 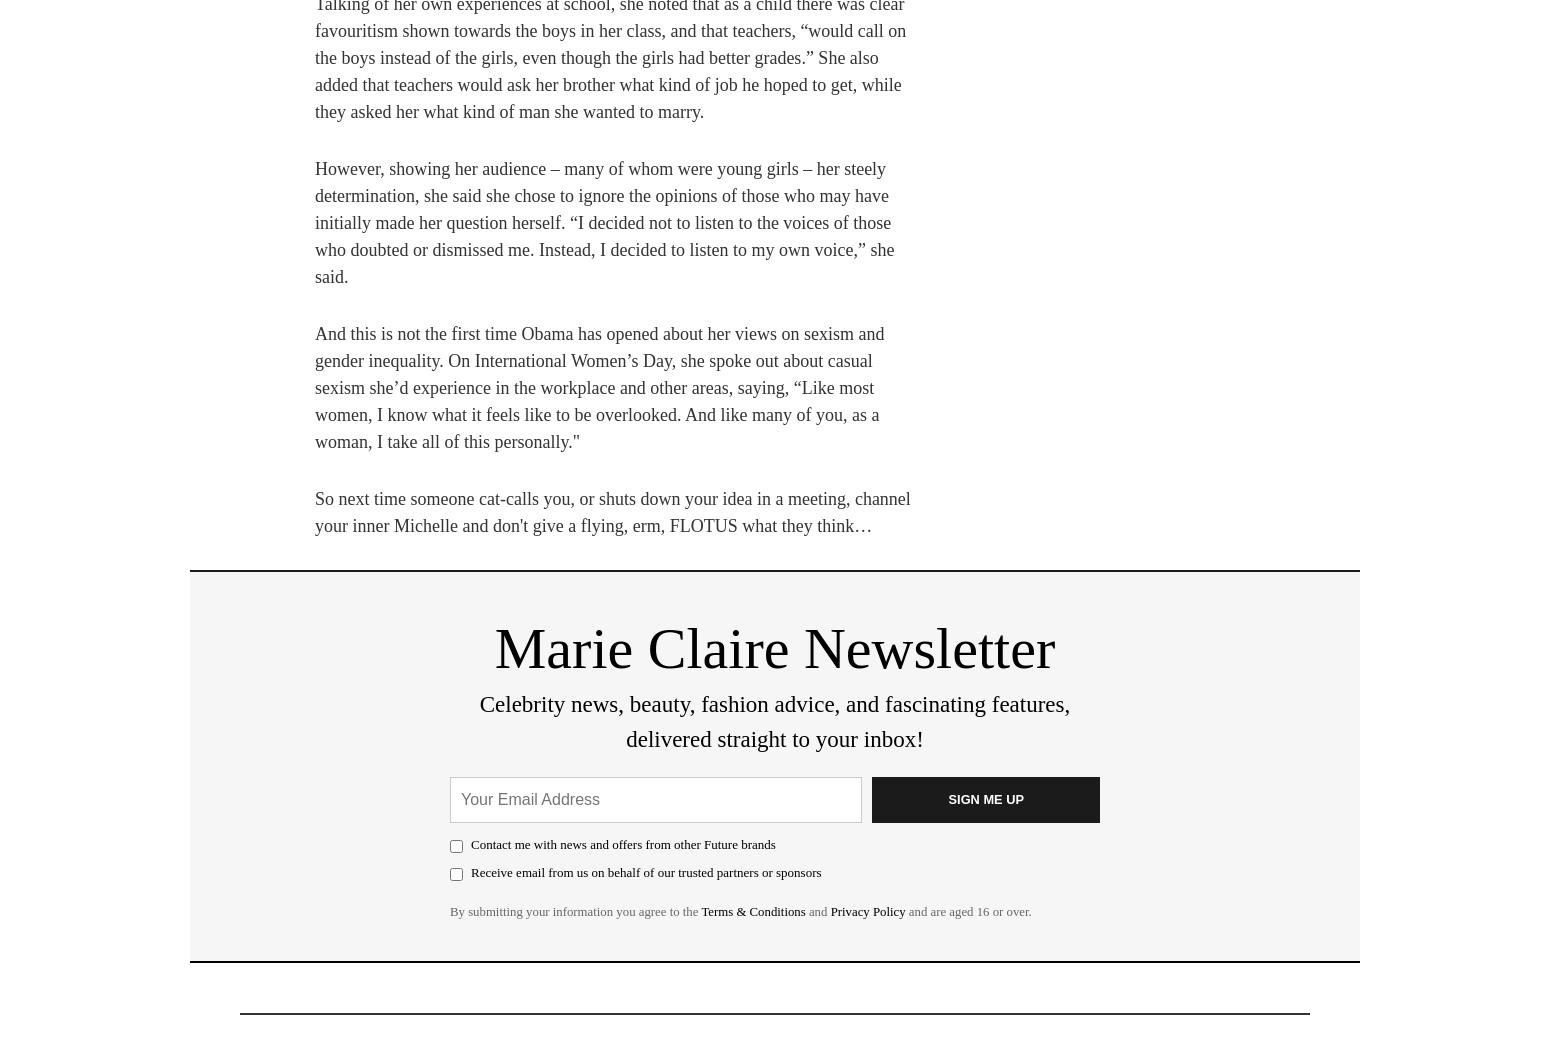 I want to click on 'Marie Claire Newsletter', so click(x=774, y=647).